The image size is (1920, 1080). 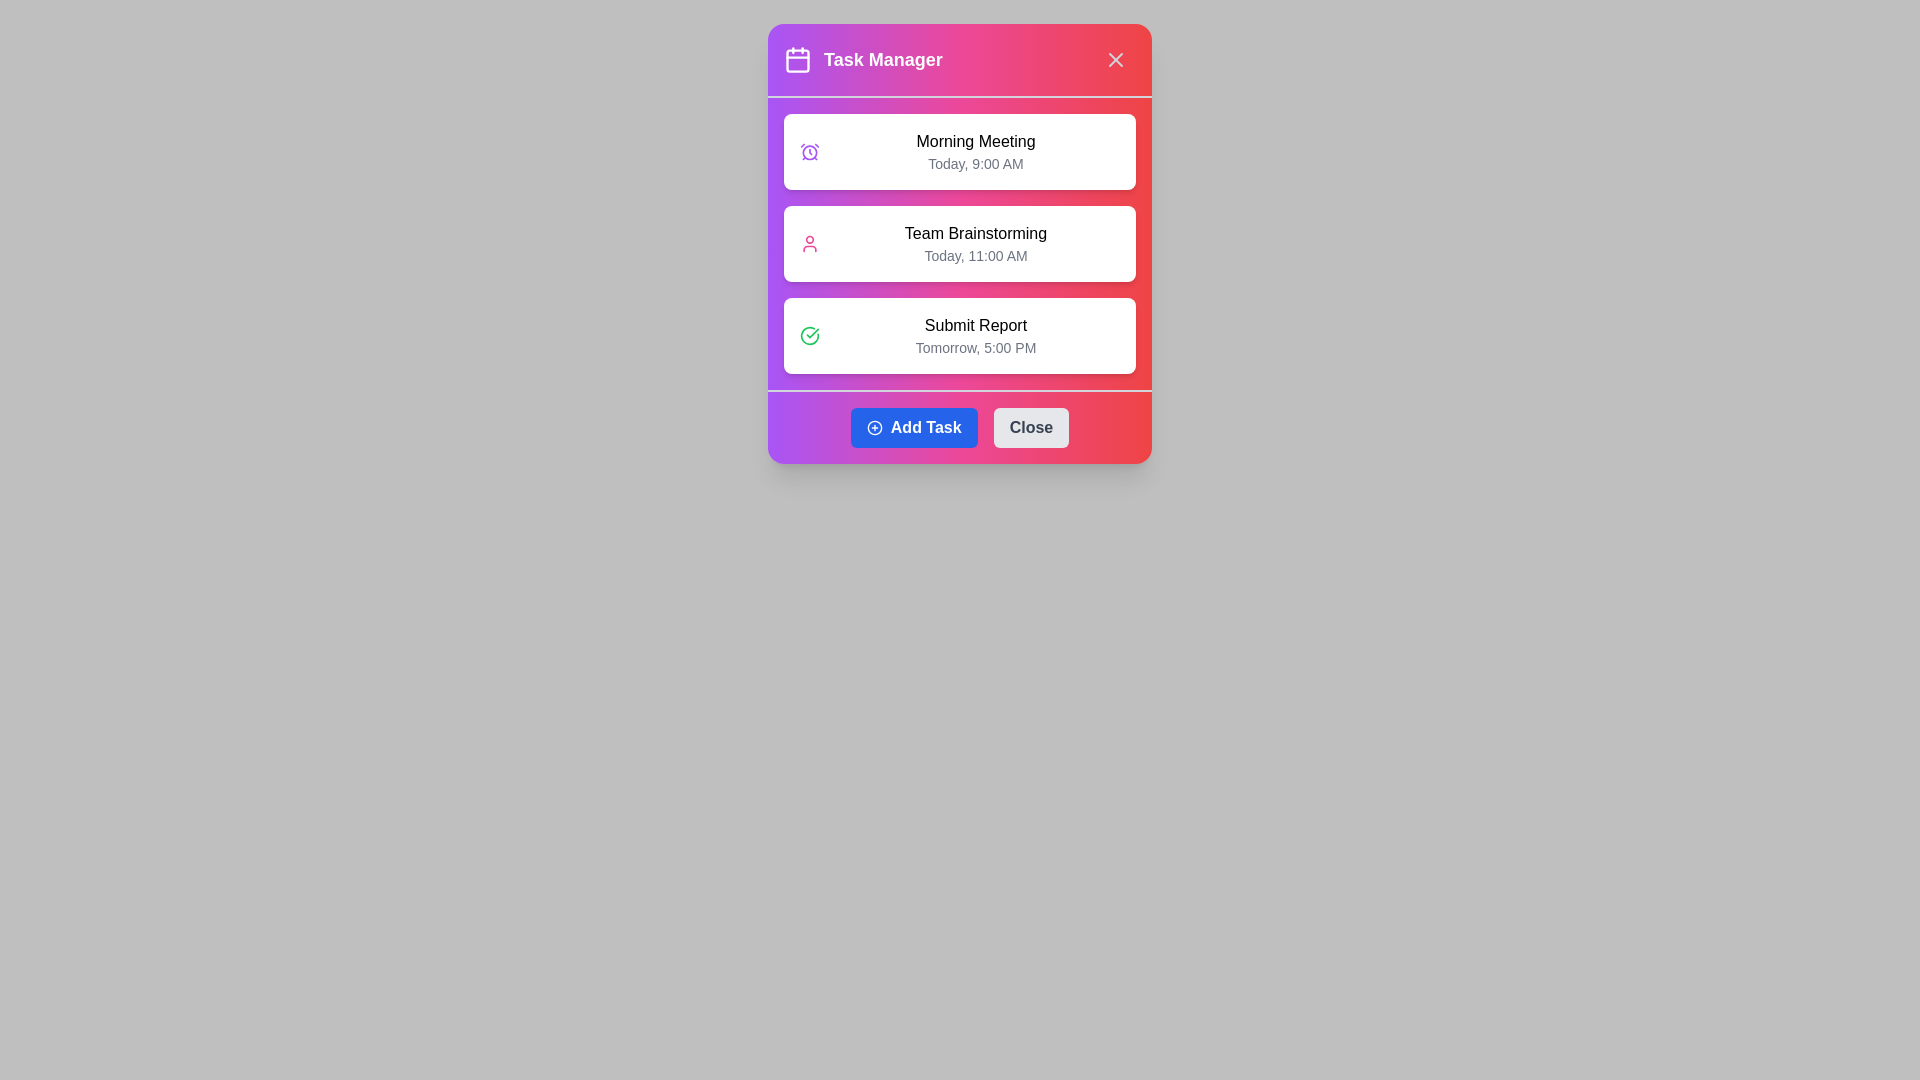 I want to click on the circular icon located at the bottom of the task list section, adjacent to the 'Submit Report' task label, to interact with it, so click(x=810, y=334).